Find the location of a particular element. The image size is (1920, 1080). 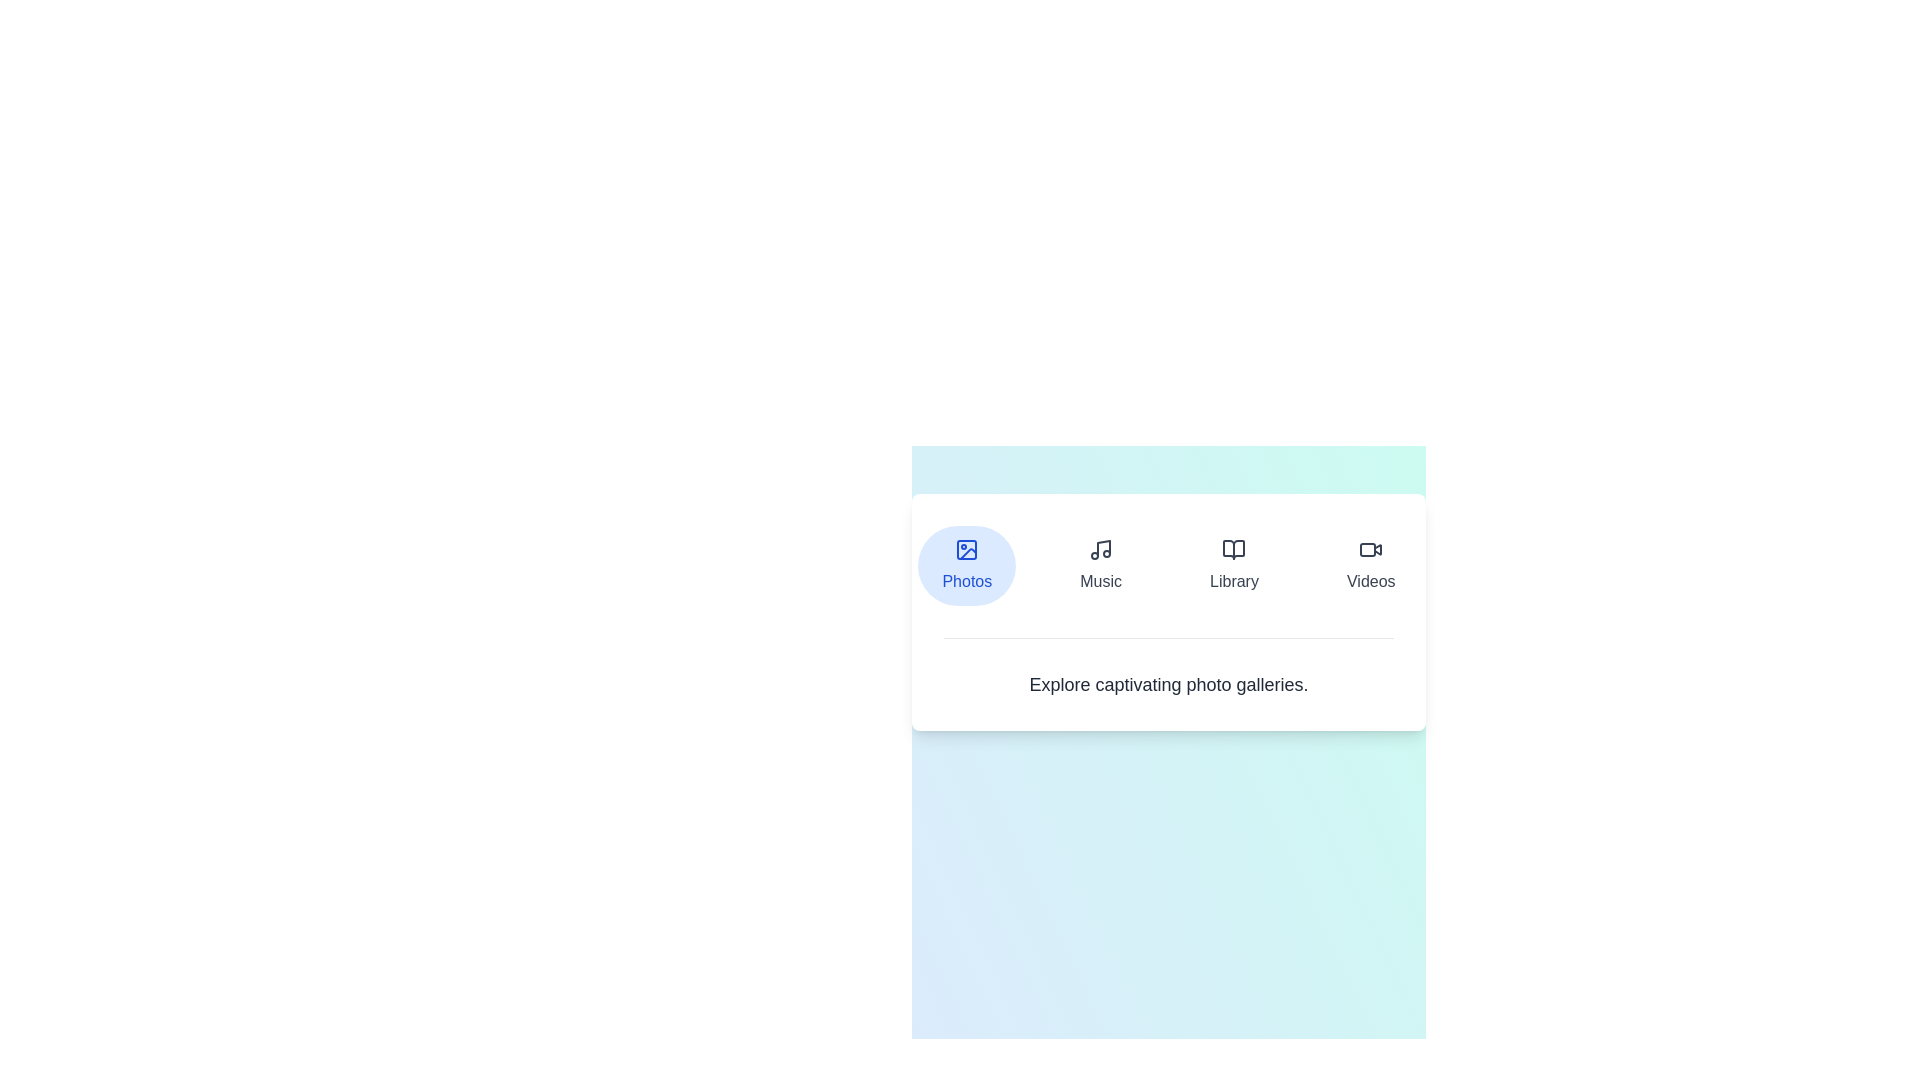

the first icon in the navigation options labeled 'Photos', which is a photograph icon with rounded corners and minimalist design, located at the top-left corner of the blue-shaded card interface is located at coordinates (967, 550).